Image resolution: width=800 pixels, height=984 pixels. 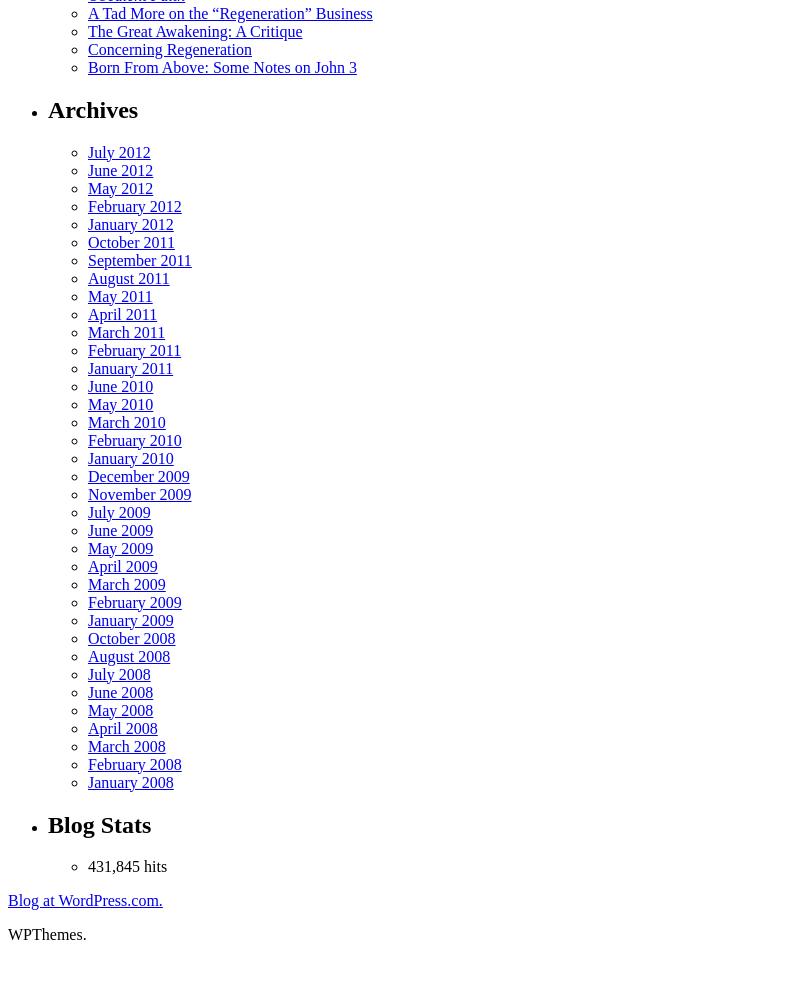 I want to click on 'Blog at WordPress.com.', so click(x=85, y=900).